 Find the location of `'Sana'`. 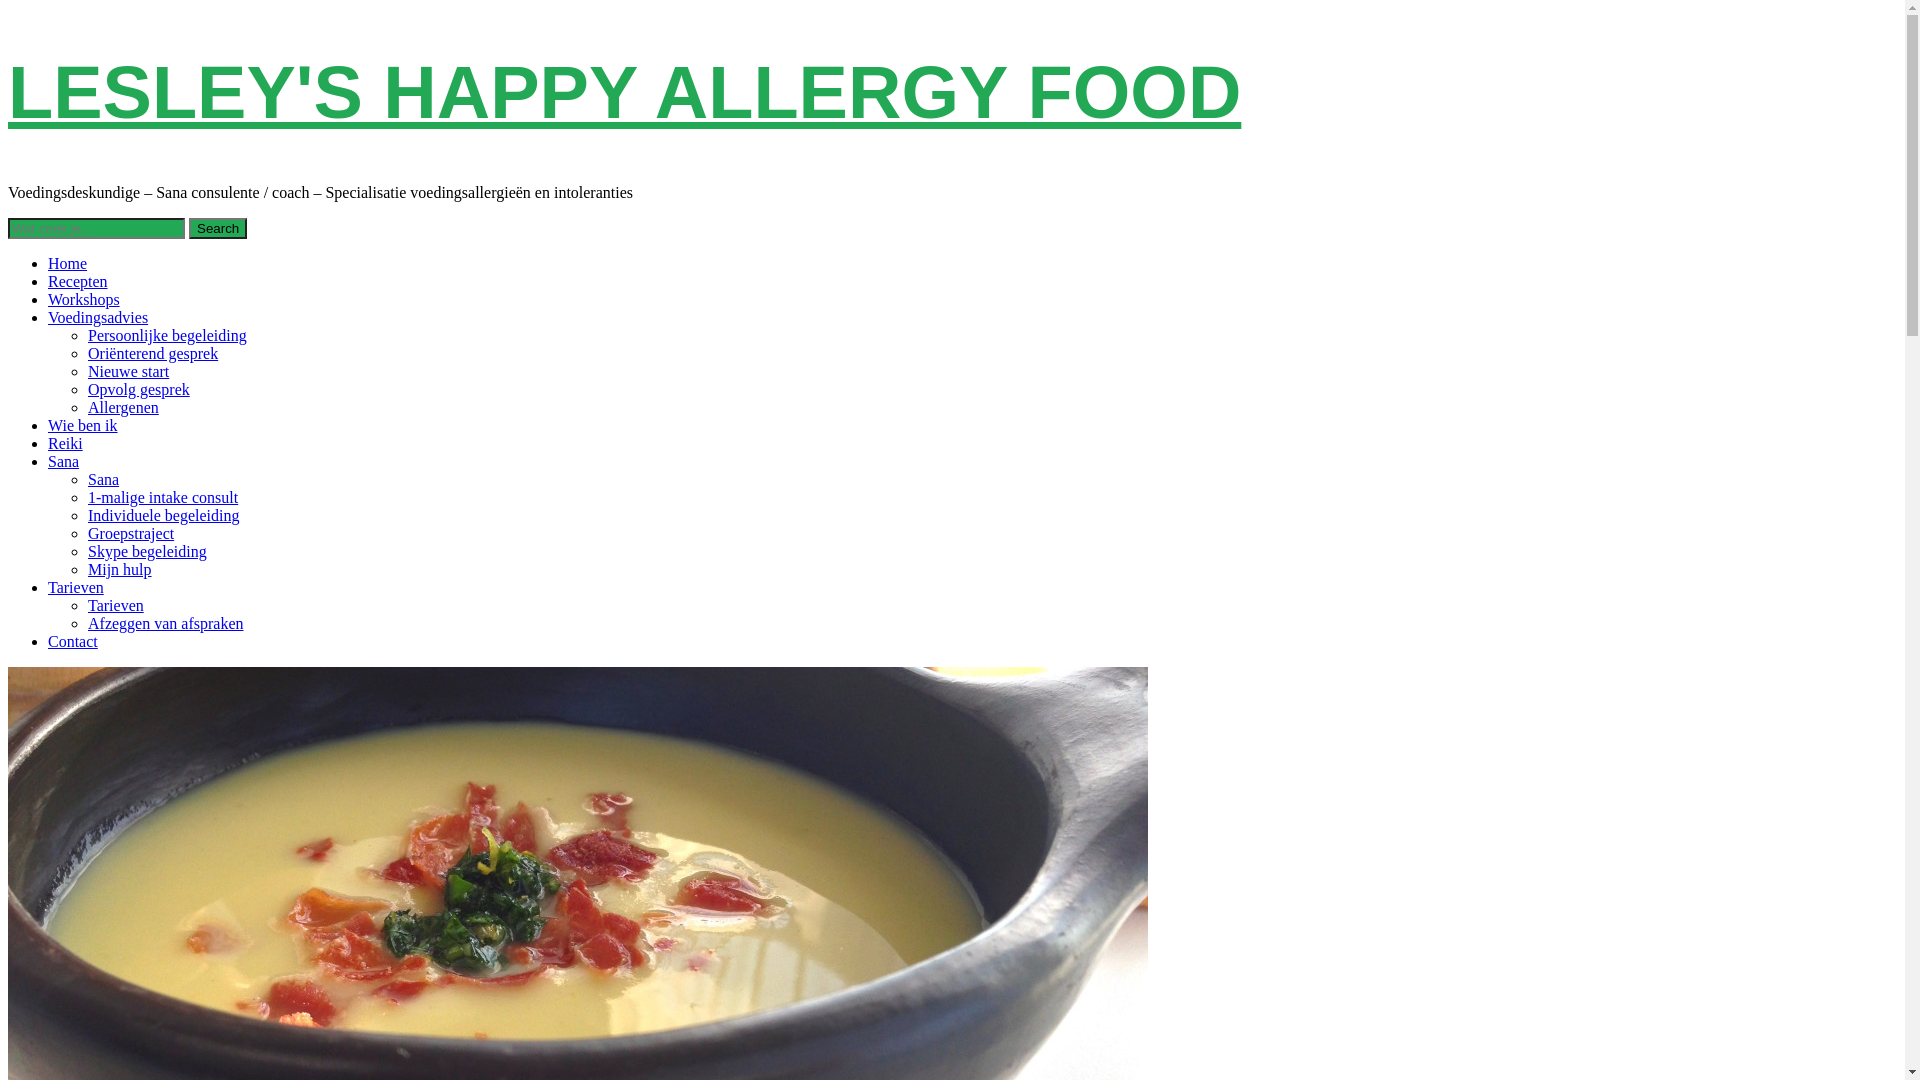

'Sana' is located at coordinates (102, 479).